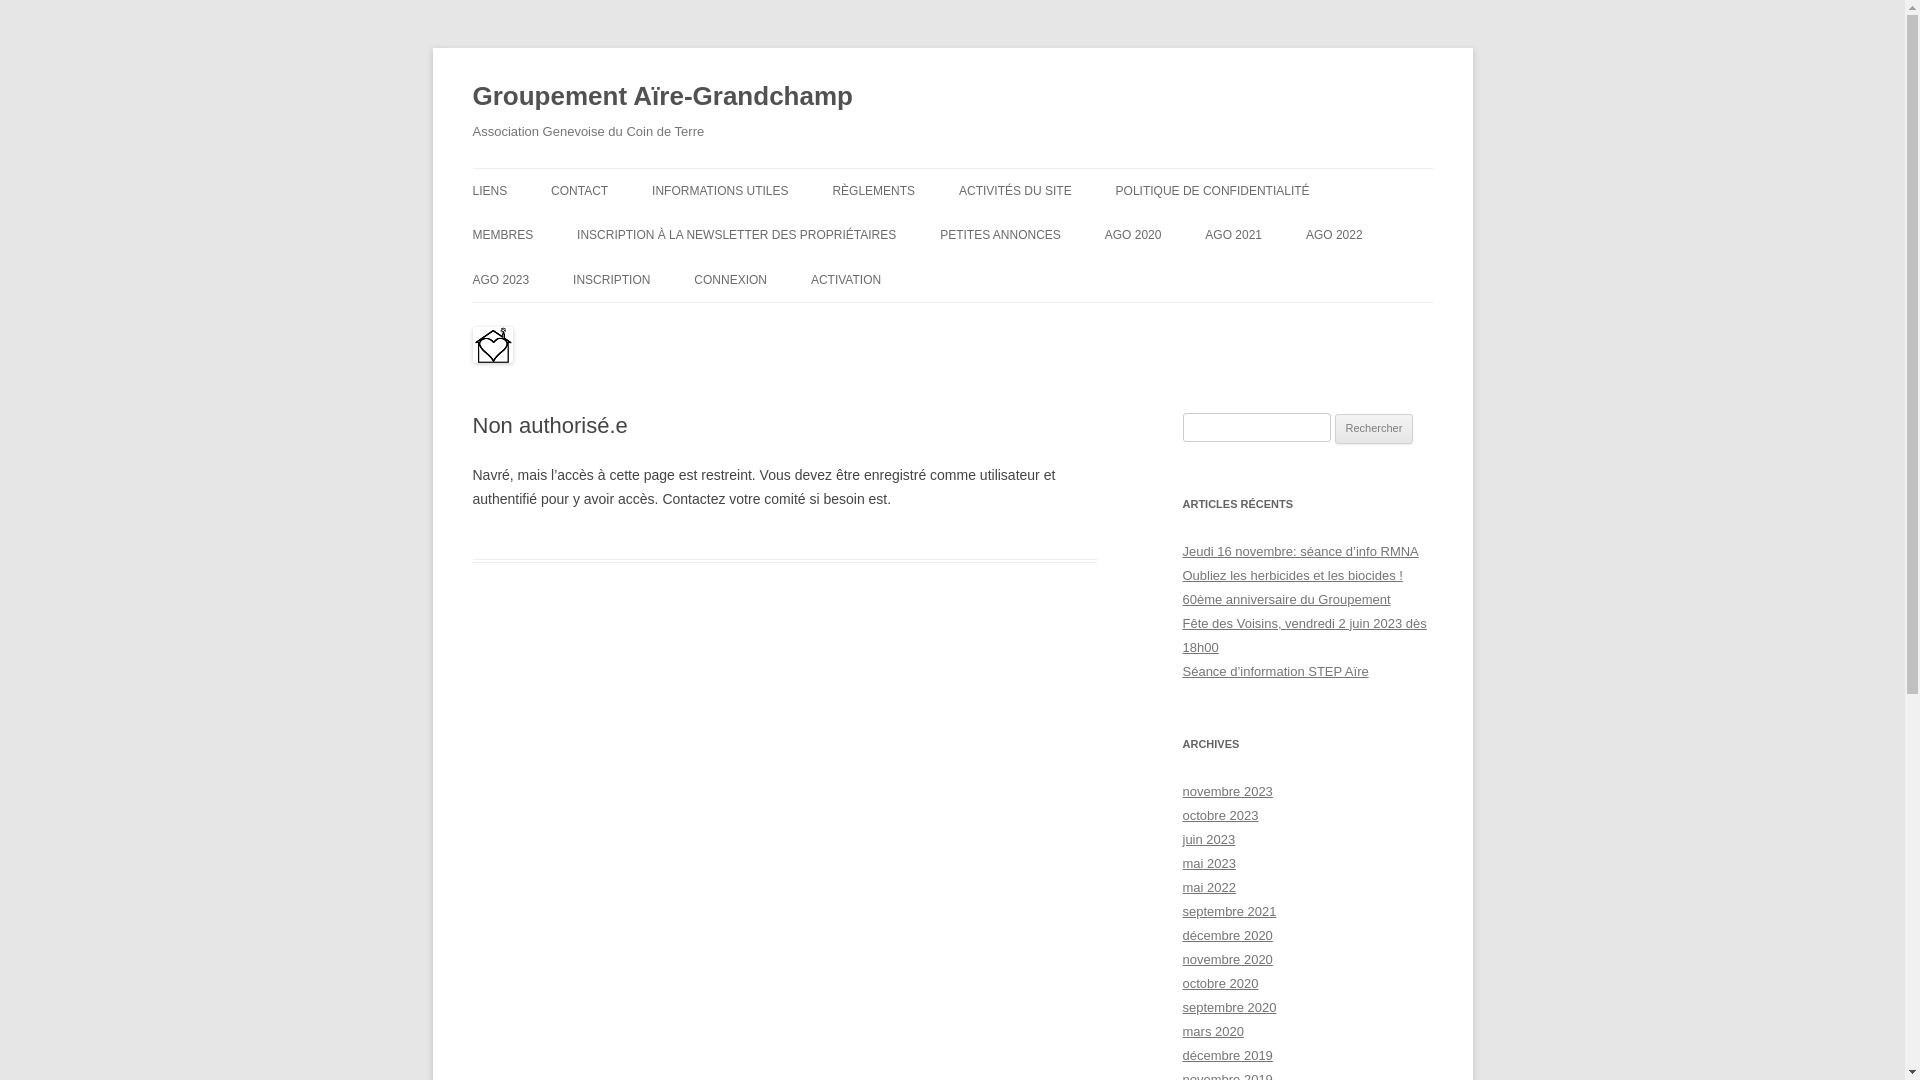 This screenshot has width=1920, height=1080. I want to click on 'juin 2023', so click(1207, 839).